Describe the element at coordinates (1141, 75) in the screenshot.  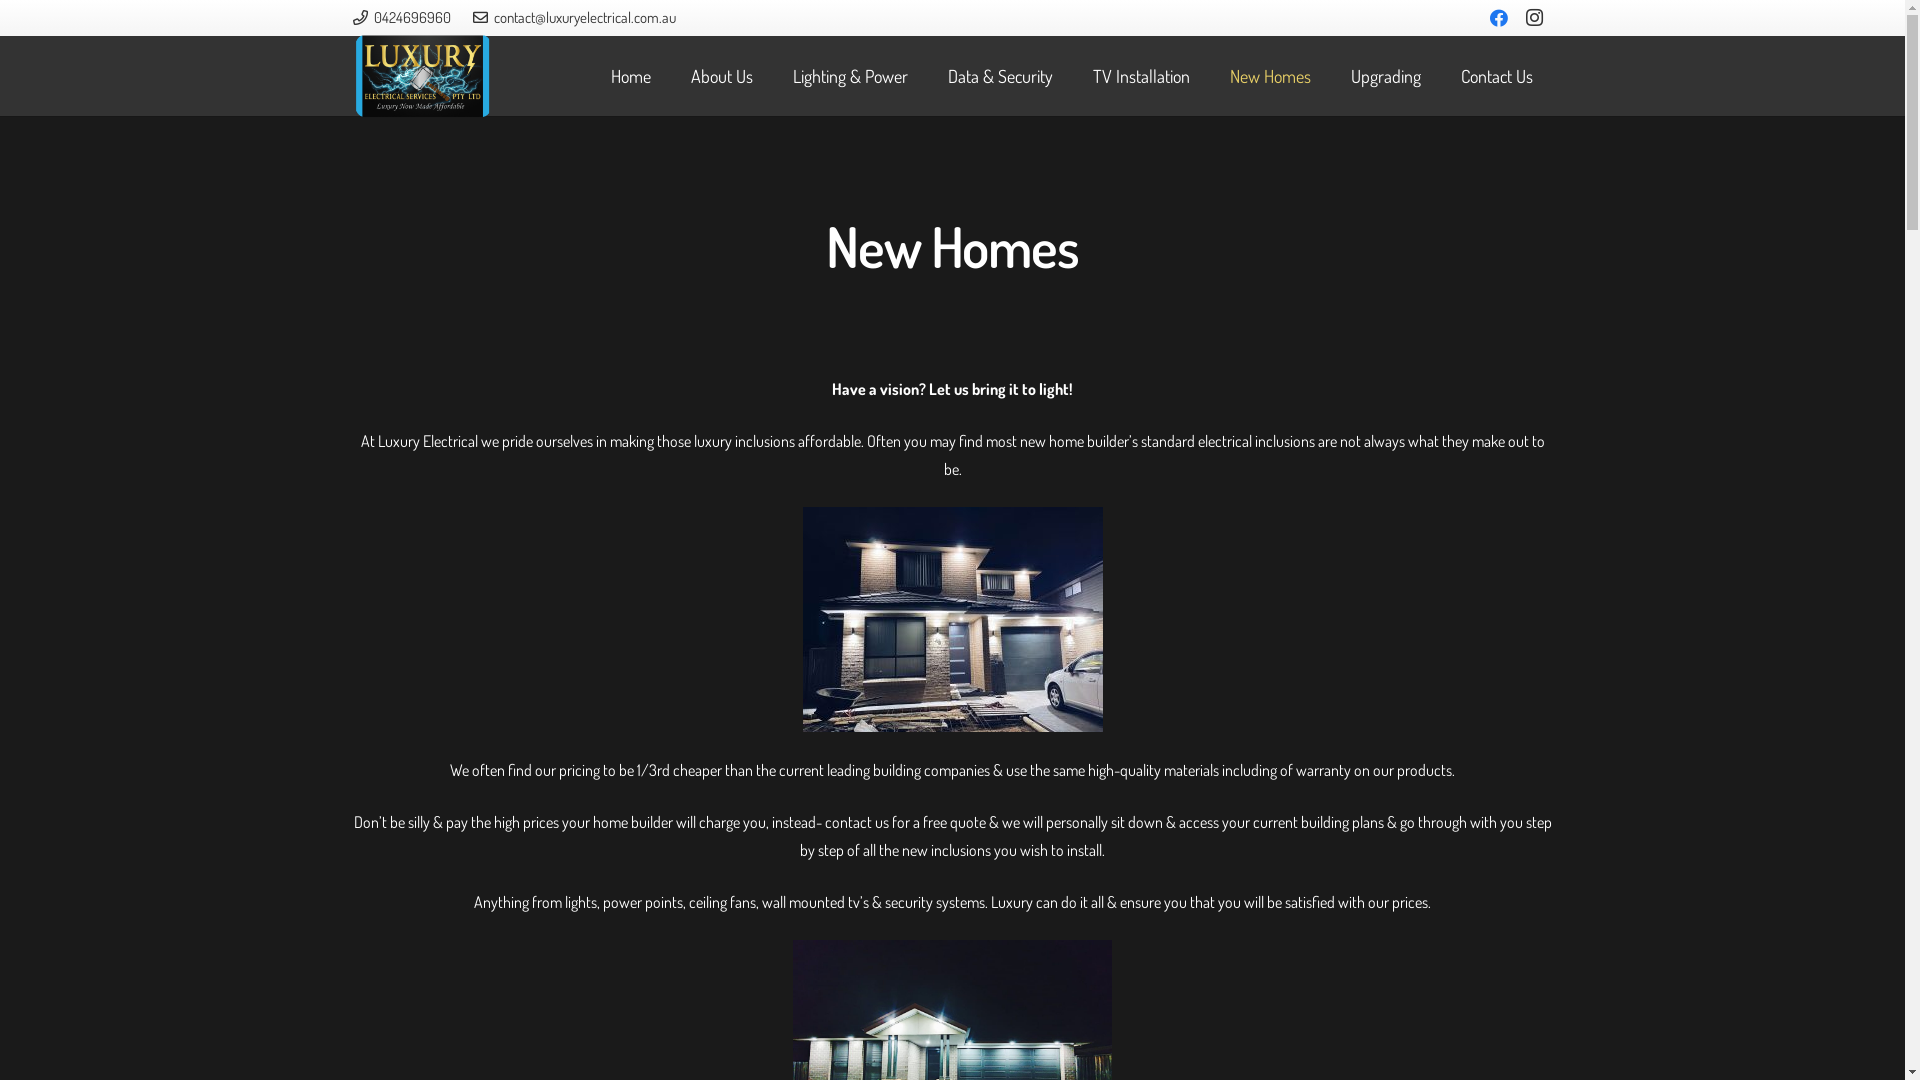
I see `'TV Installation'` at that location.